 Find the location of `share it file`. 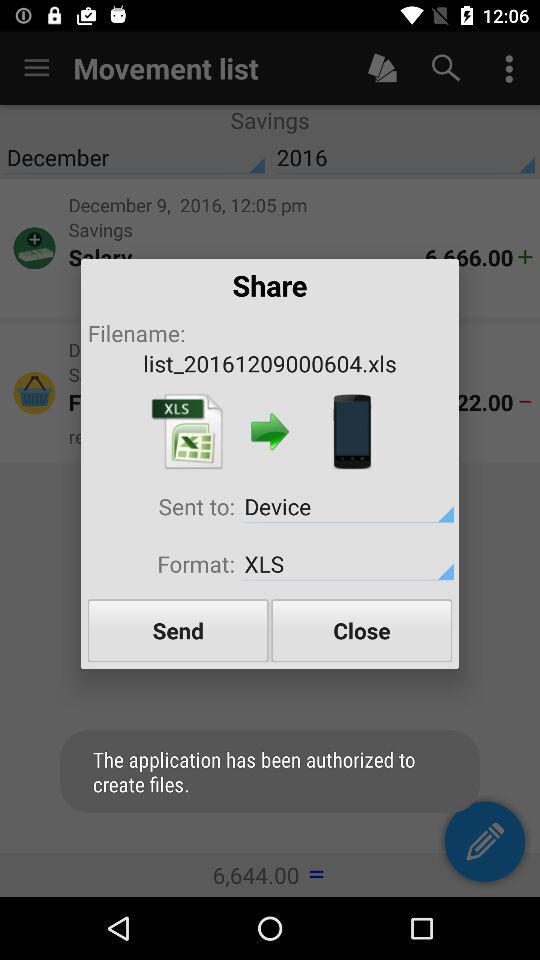

share it file is located at coordinates (351, 431).